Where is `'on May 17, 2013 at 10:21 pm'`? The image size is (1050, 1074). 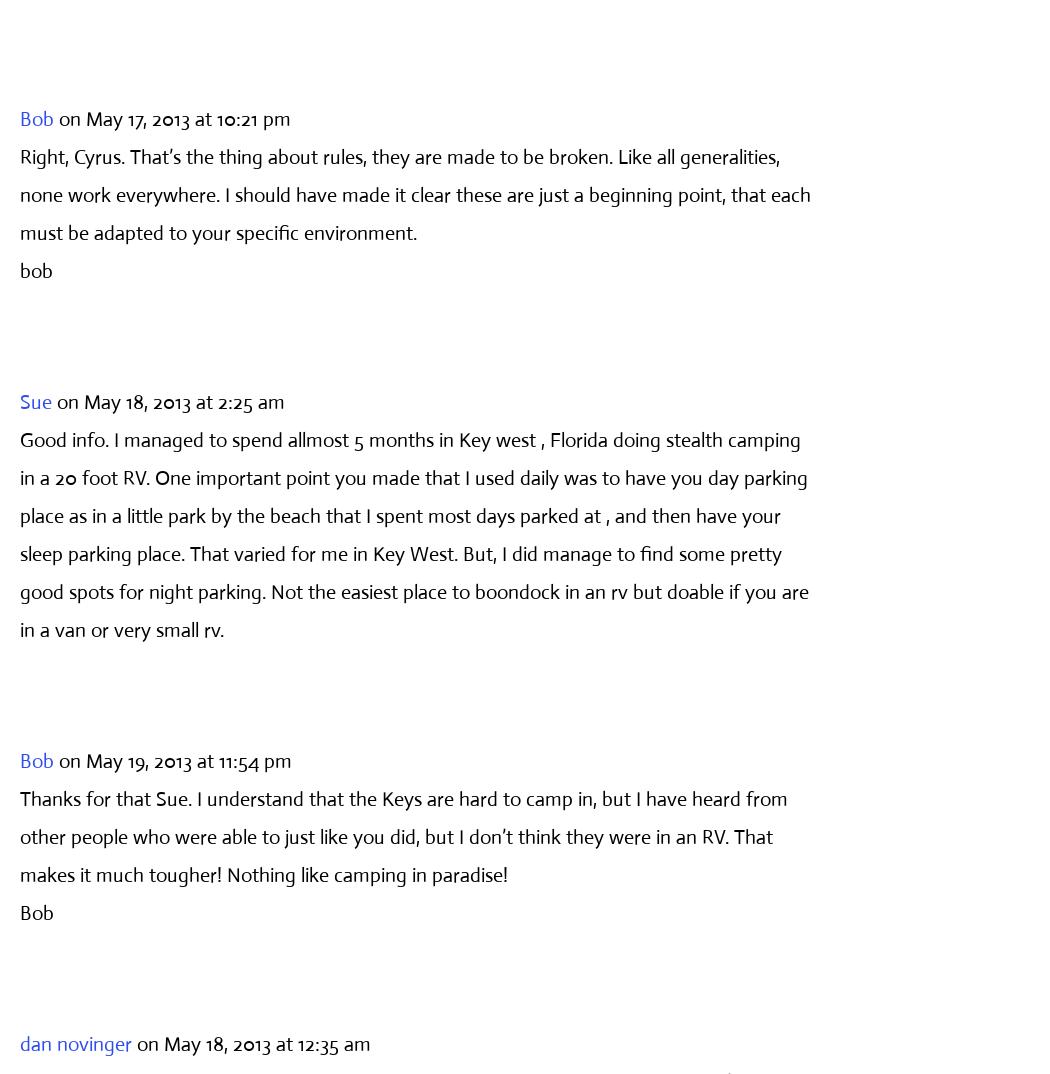
'on May 17, 2013 at 10:21 pm' is located at coordinates (58, 117).